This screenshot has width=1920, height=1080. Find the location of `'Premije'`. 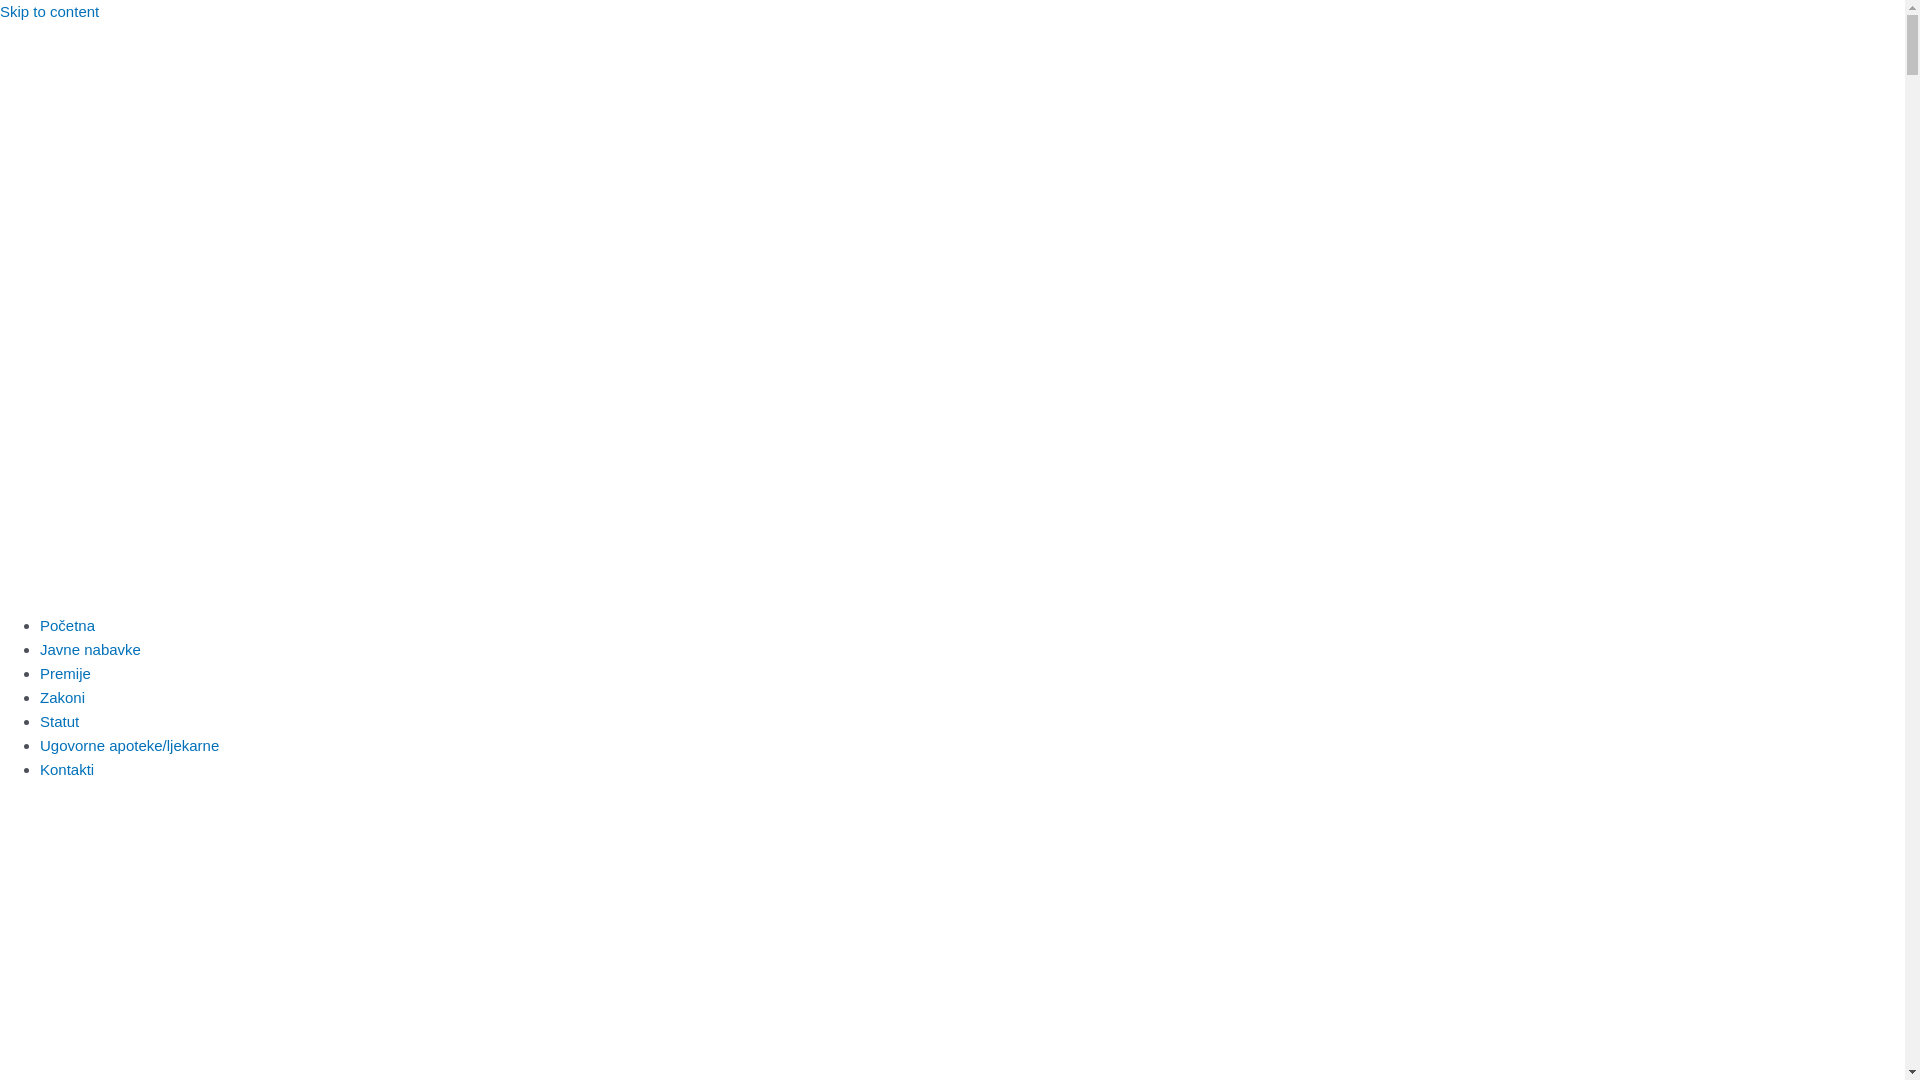

'Premije' is located at coordinates (39, 673).